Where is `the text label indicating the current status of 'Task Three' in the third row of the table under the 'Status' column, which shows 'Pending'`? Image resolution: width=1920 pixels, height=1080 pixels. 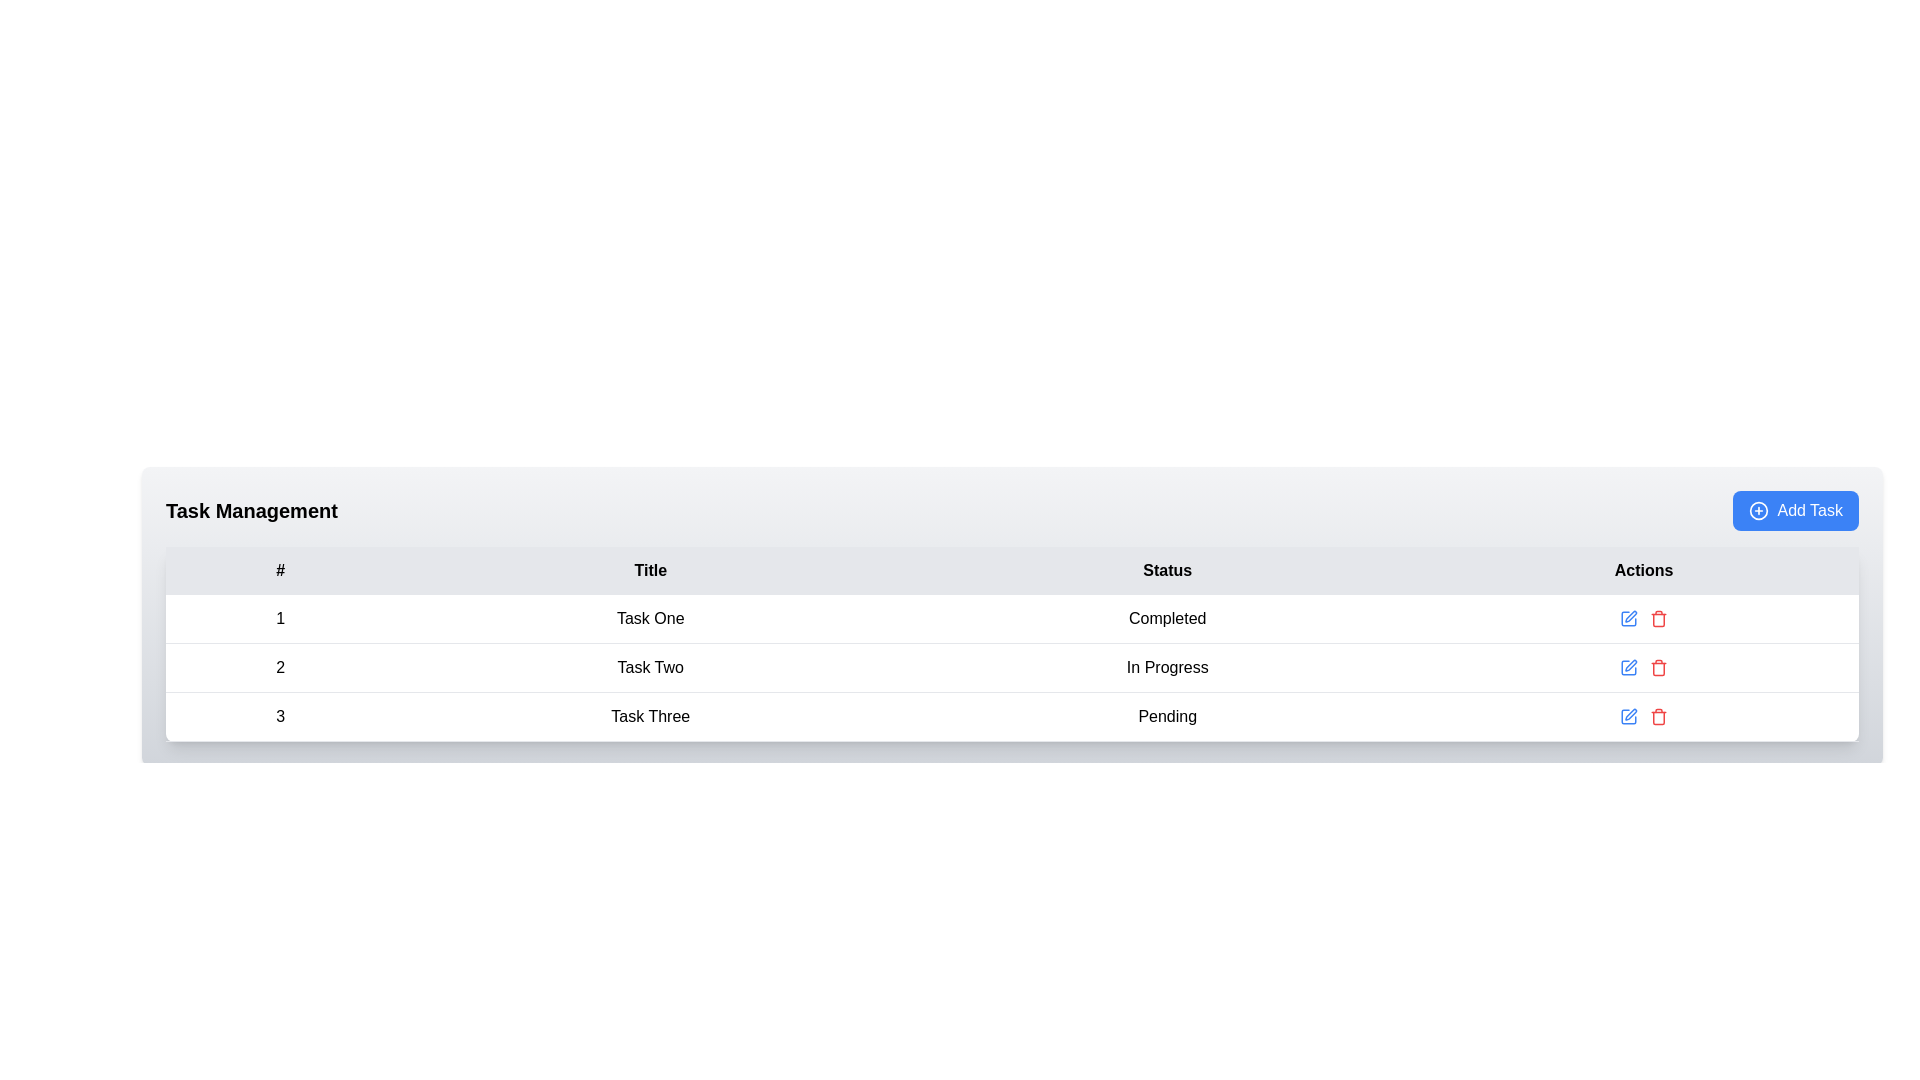
the text label indicating the current status of 'Task Three' in the third row of the table under the 'Status' column, which shows 'Pending' is located at coordinates (1167, 716).